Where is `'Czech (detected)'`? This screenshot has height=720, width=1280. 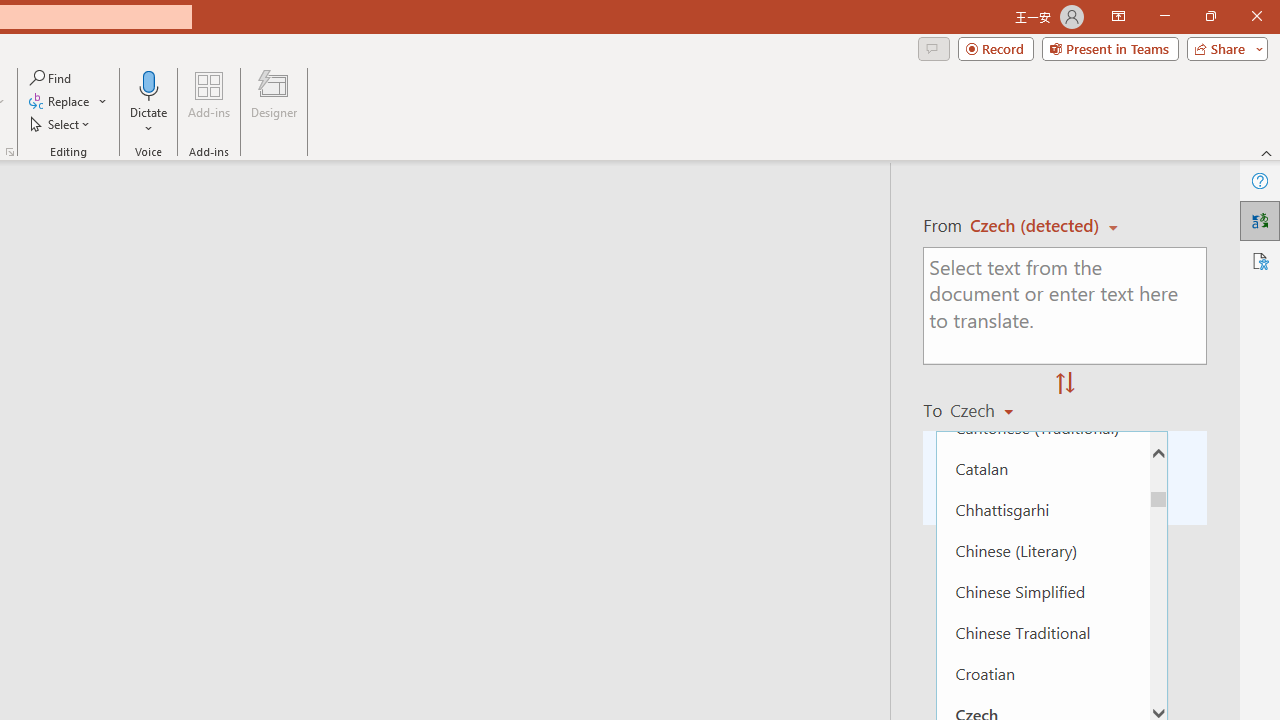 'Czech (detected)' is located at coordinates (1037, 225).